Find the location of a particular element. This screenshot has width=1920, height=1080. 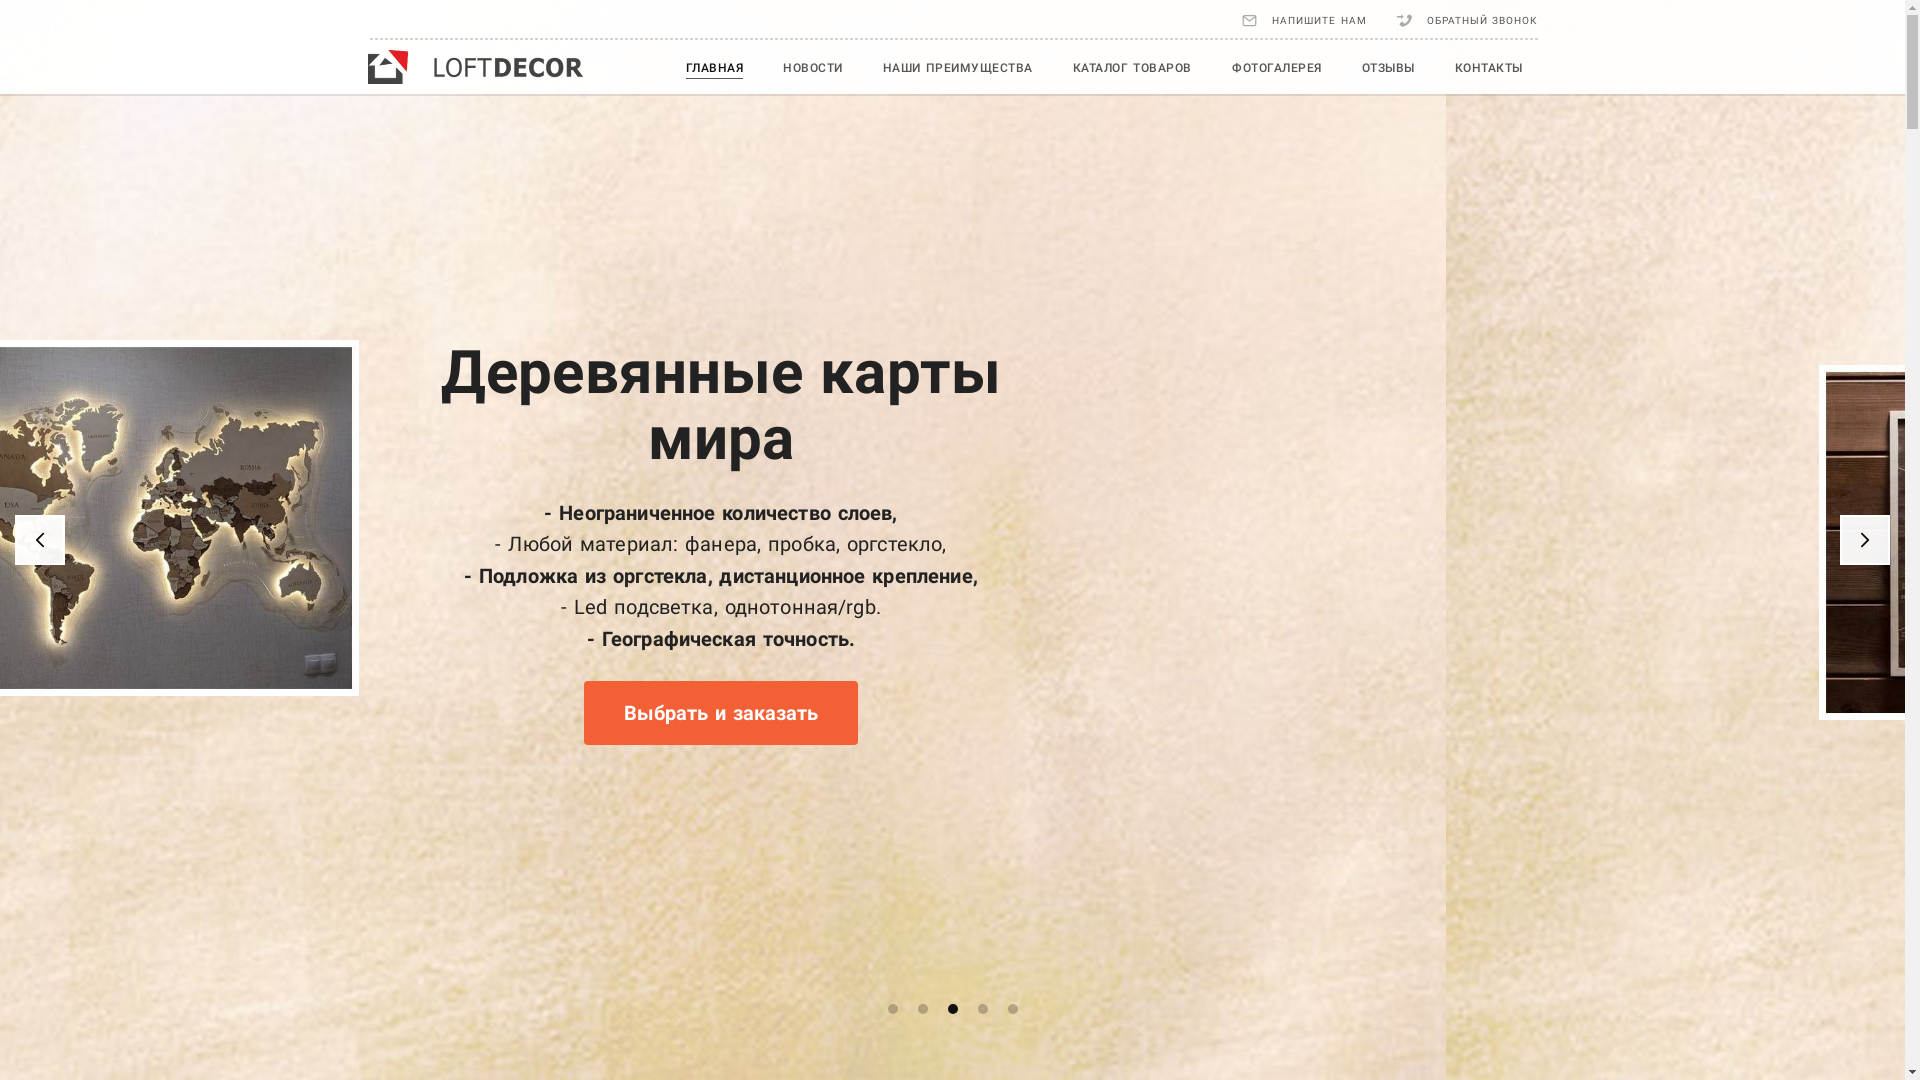

'2' is located at coordinates (921, 1009).